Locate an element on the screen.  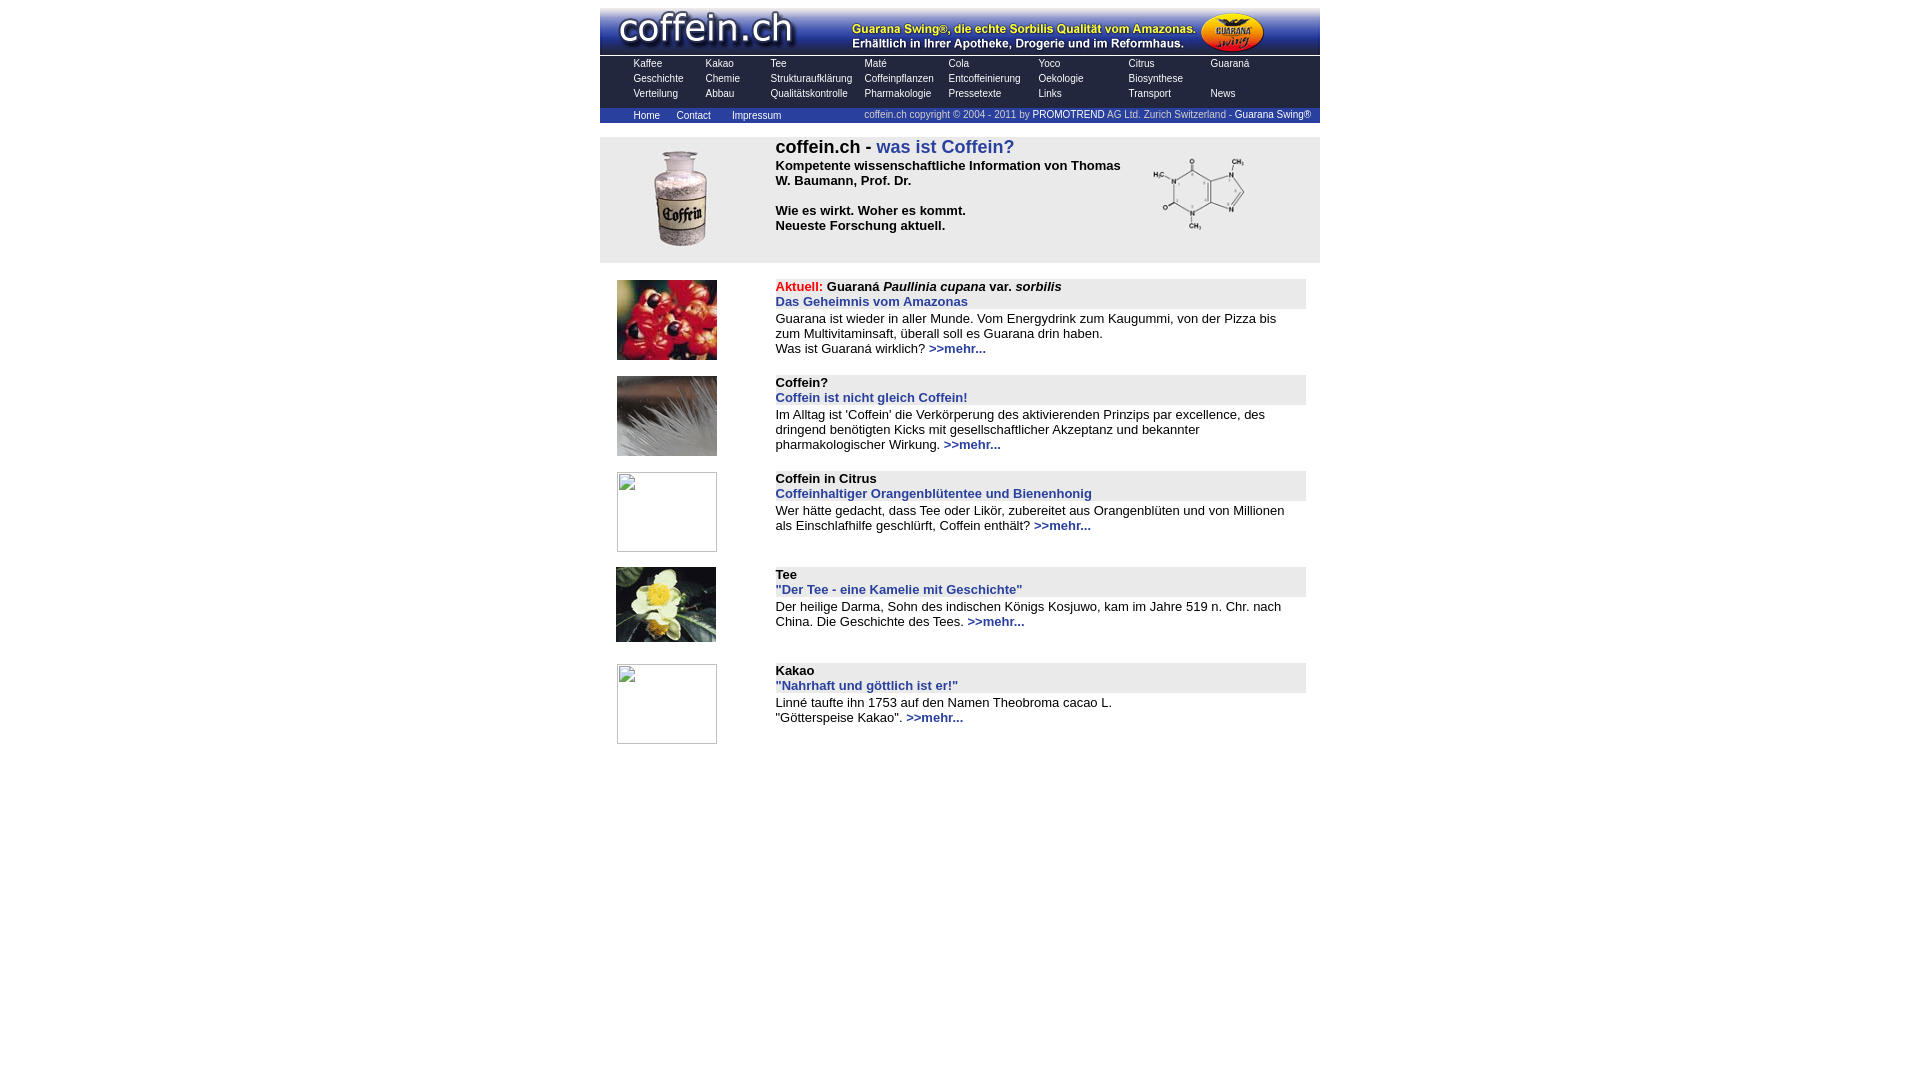
'Transport' is located at coordinates (1148, 93).